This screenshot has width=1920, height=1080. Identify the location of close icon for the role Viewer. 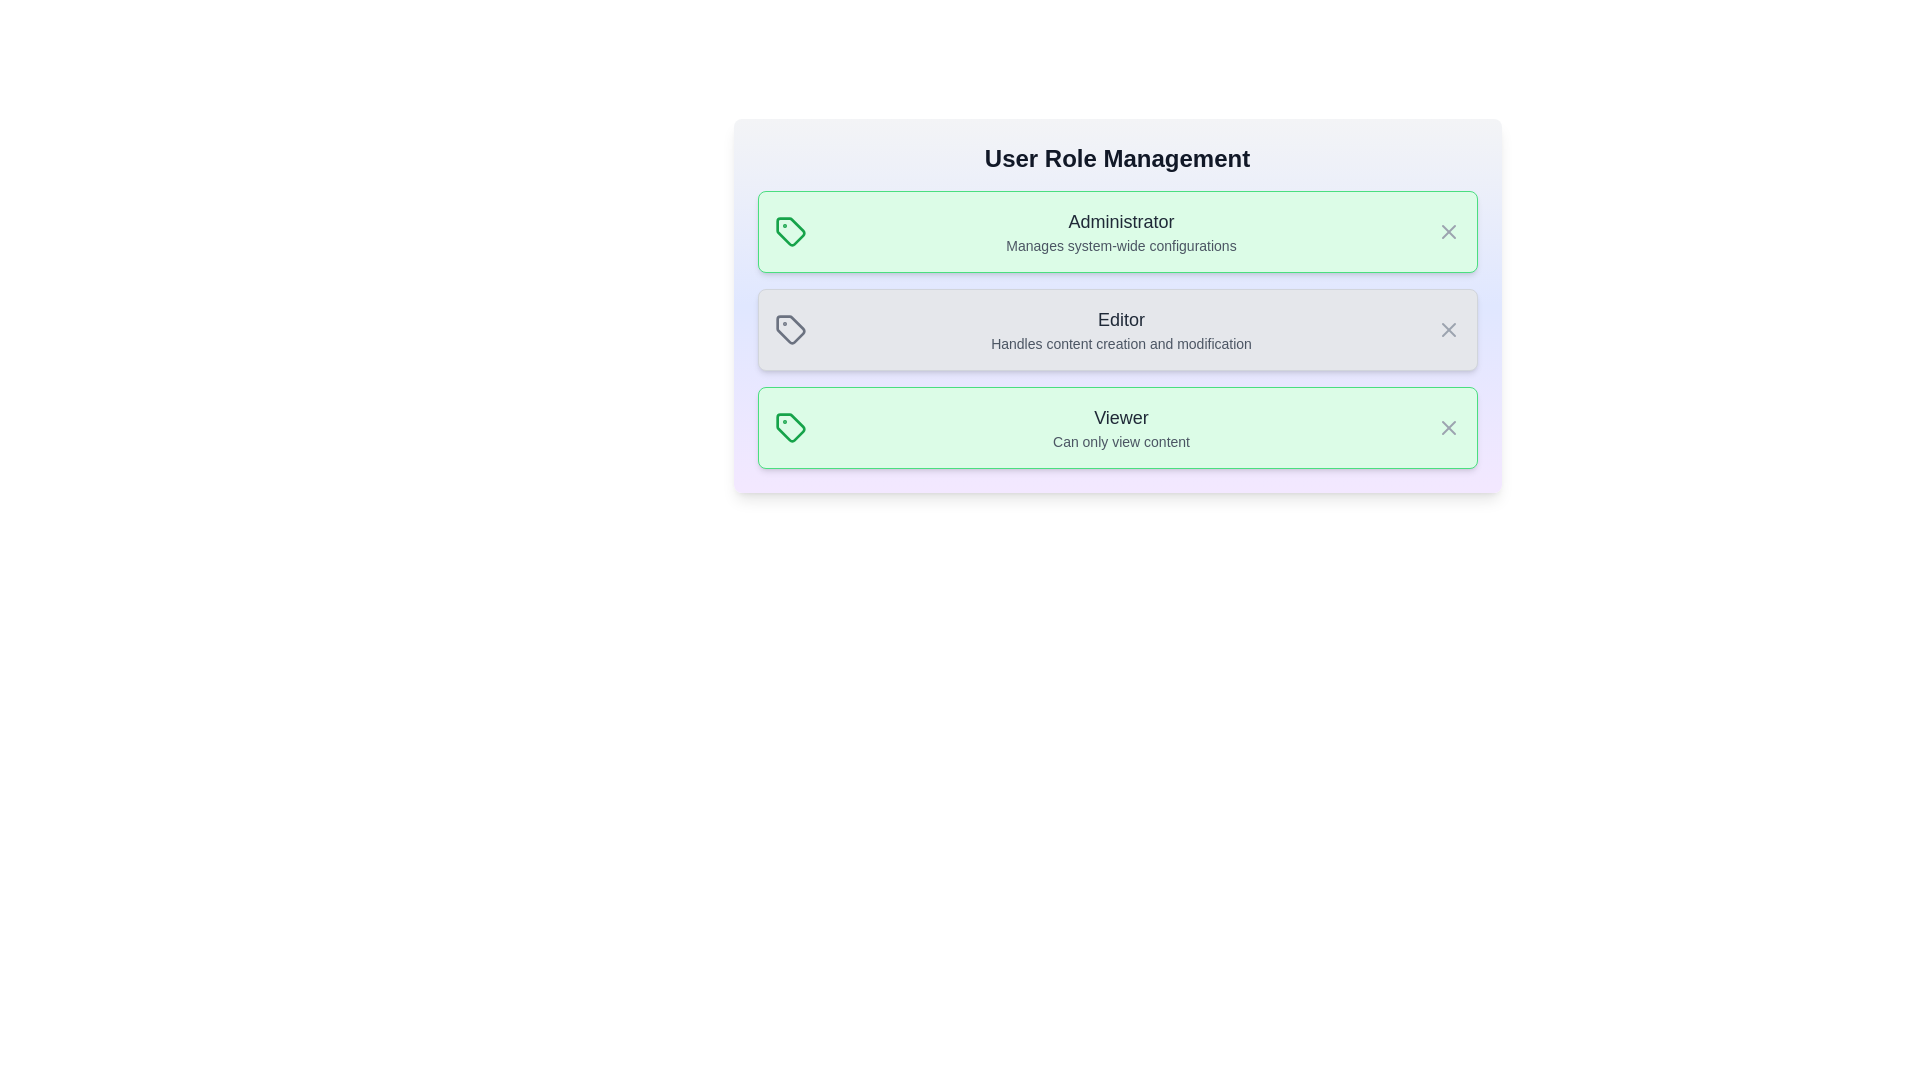
(1448, 427).